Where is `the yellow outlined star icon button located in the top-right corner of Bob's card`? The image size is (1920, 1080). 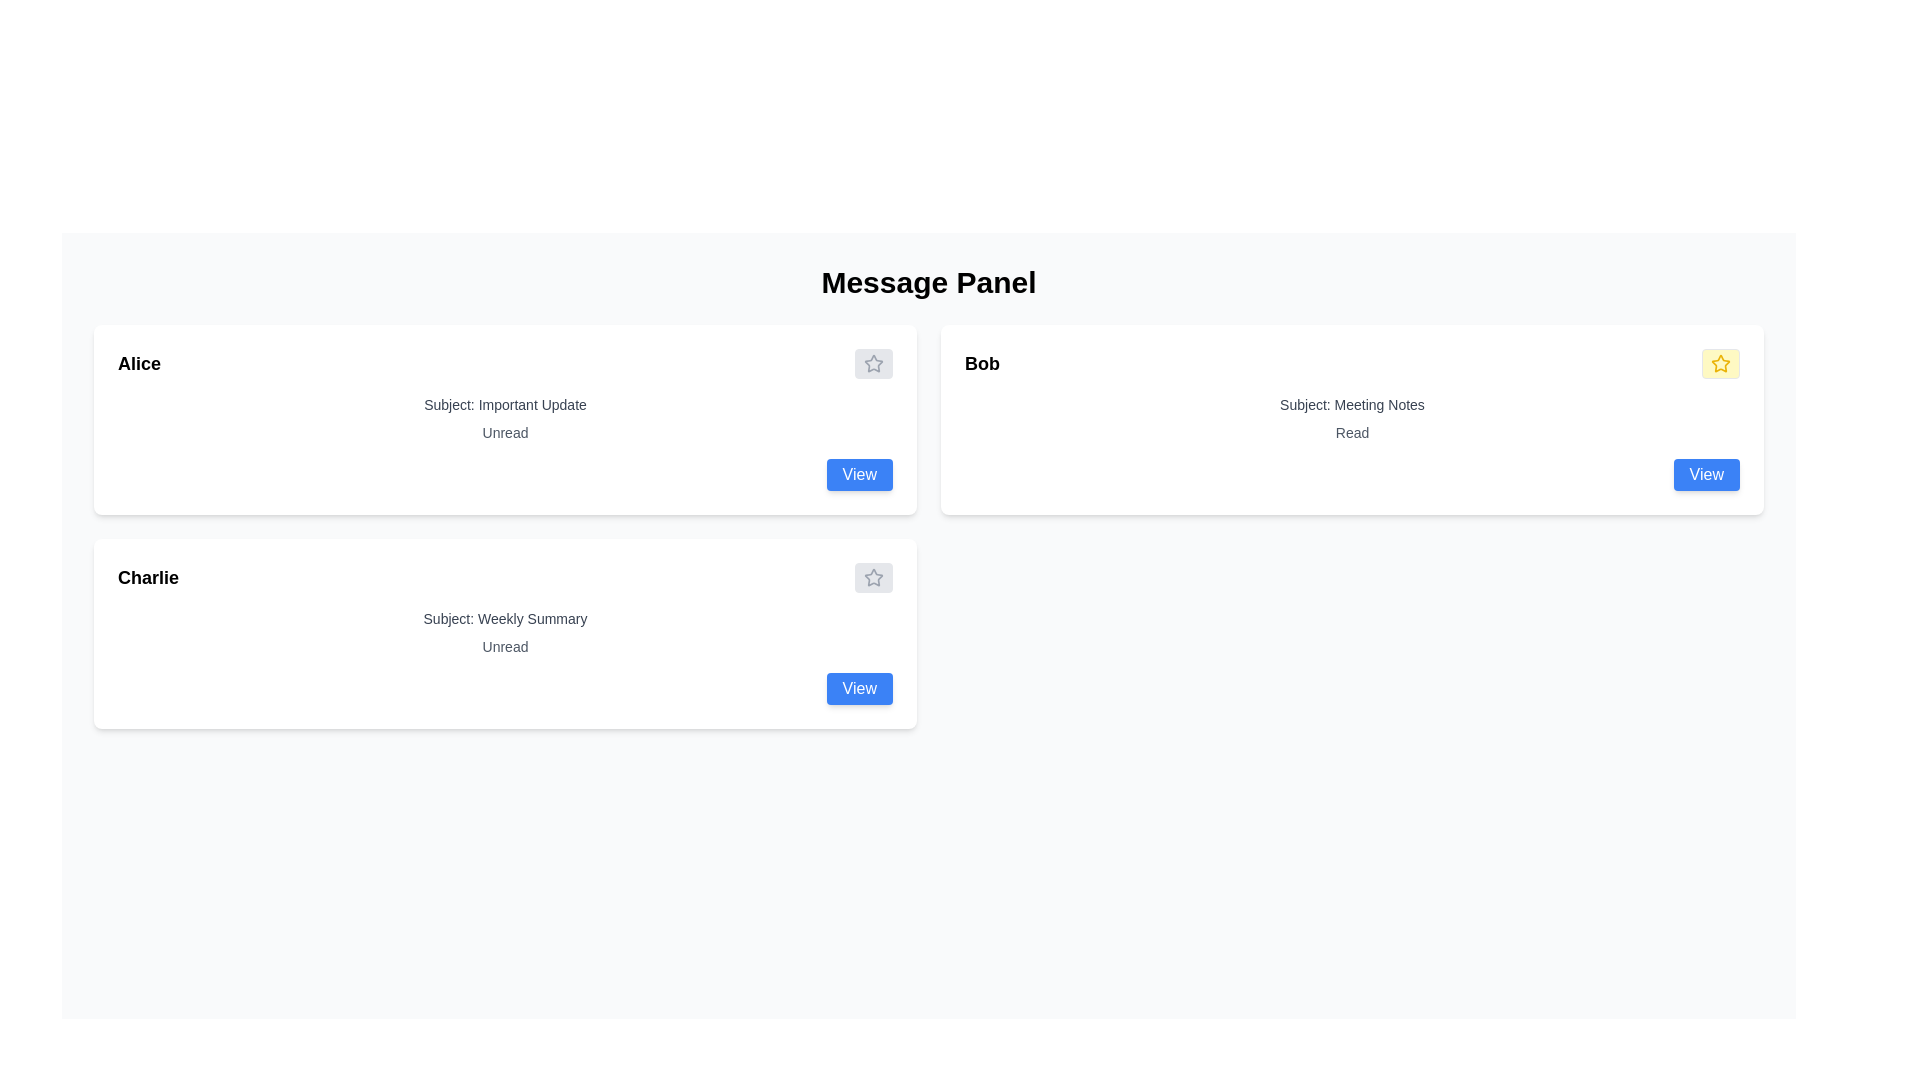
the yellow outlined star icon button located in the top-right corner of Bob's card is located at coordinates (1720, 363).